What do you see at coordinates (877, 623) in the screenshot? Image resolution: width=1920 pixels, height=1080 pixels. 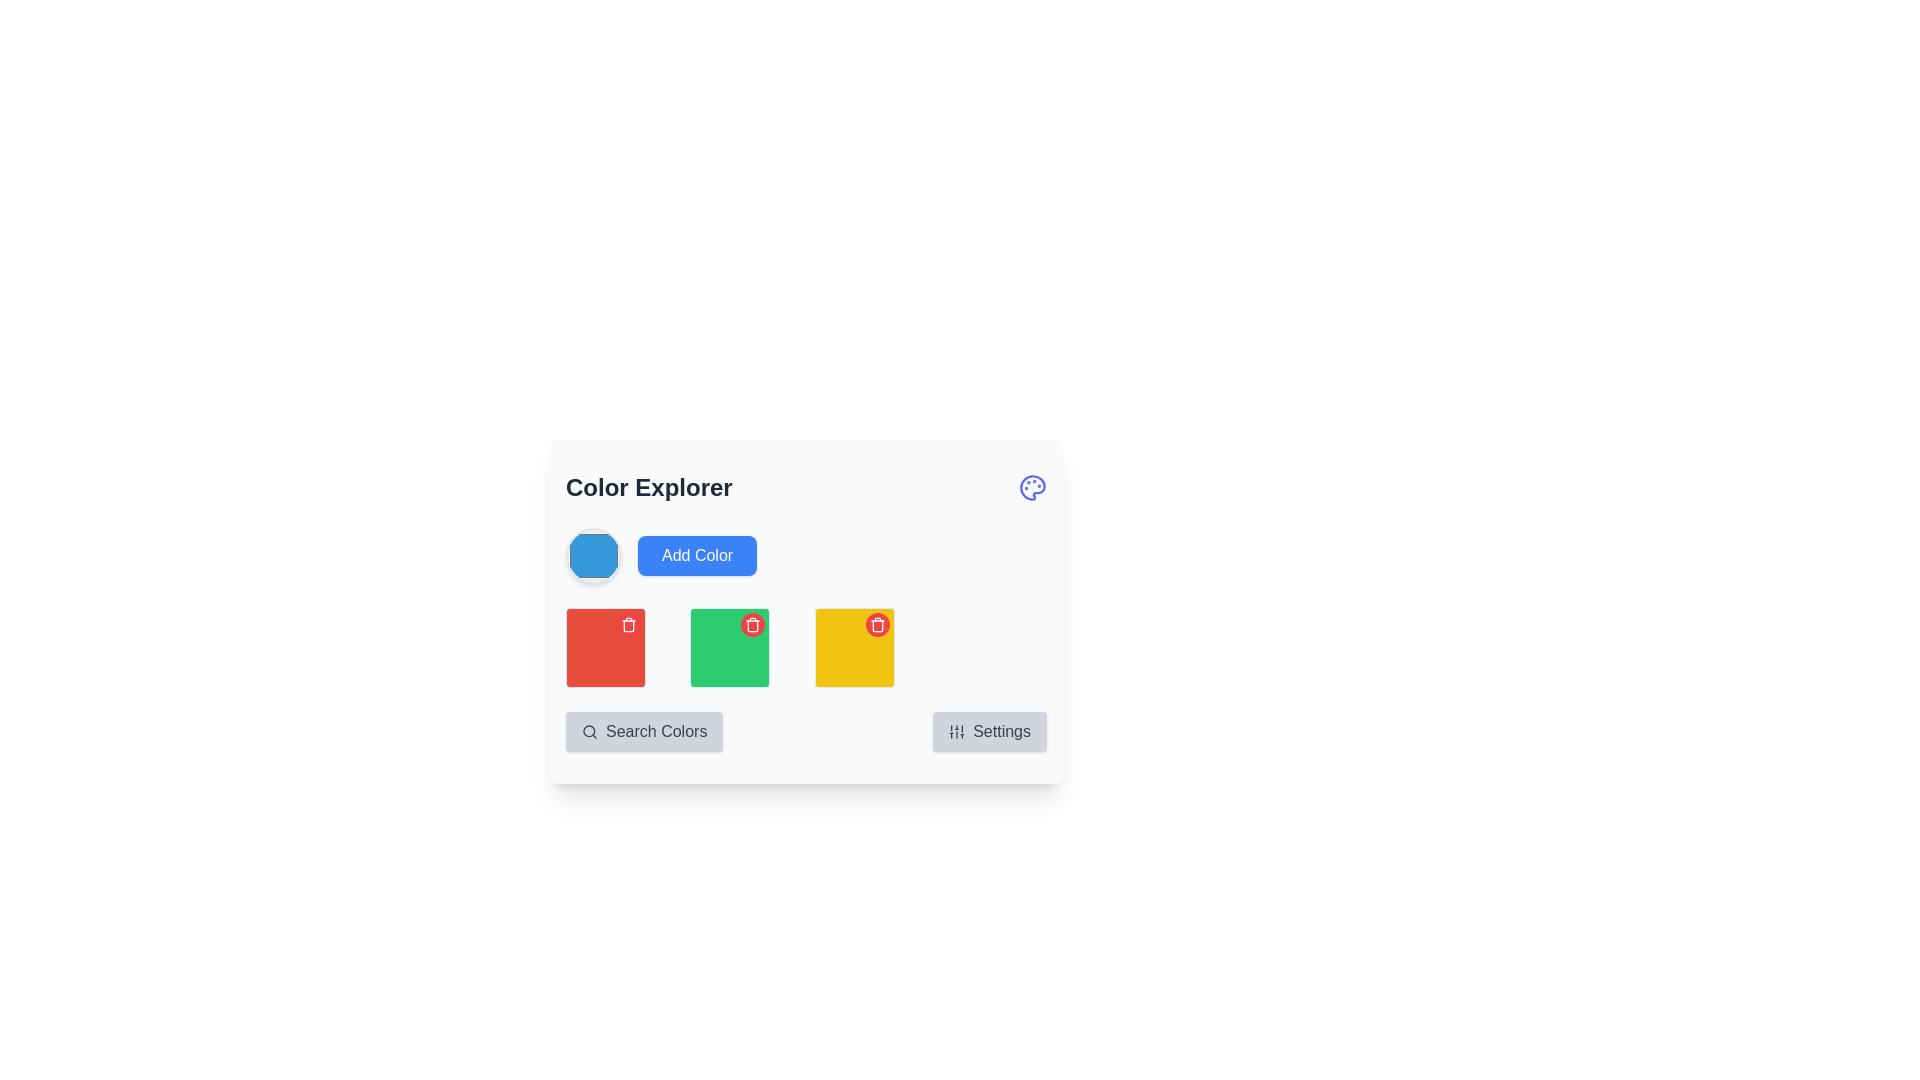 I see `the delete button located in the top-right corner of the yellow square in the third column of color blocks within the 'Color Explorer' interface` at bounding box center [877, 623].